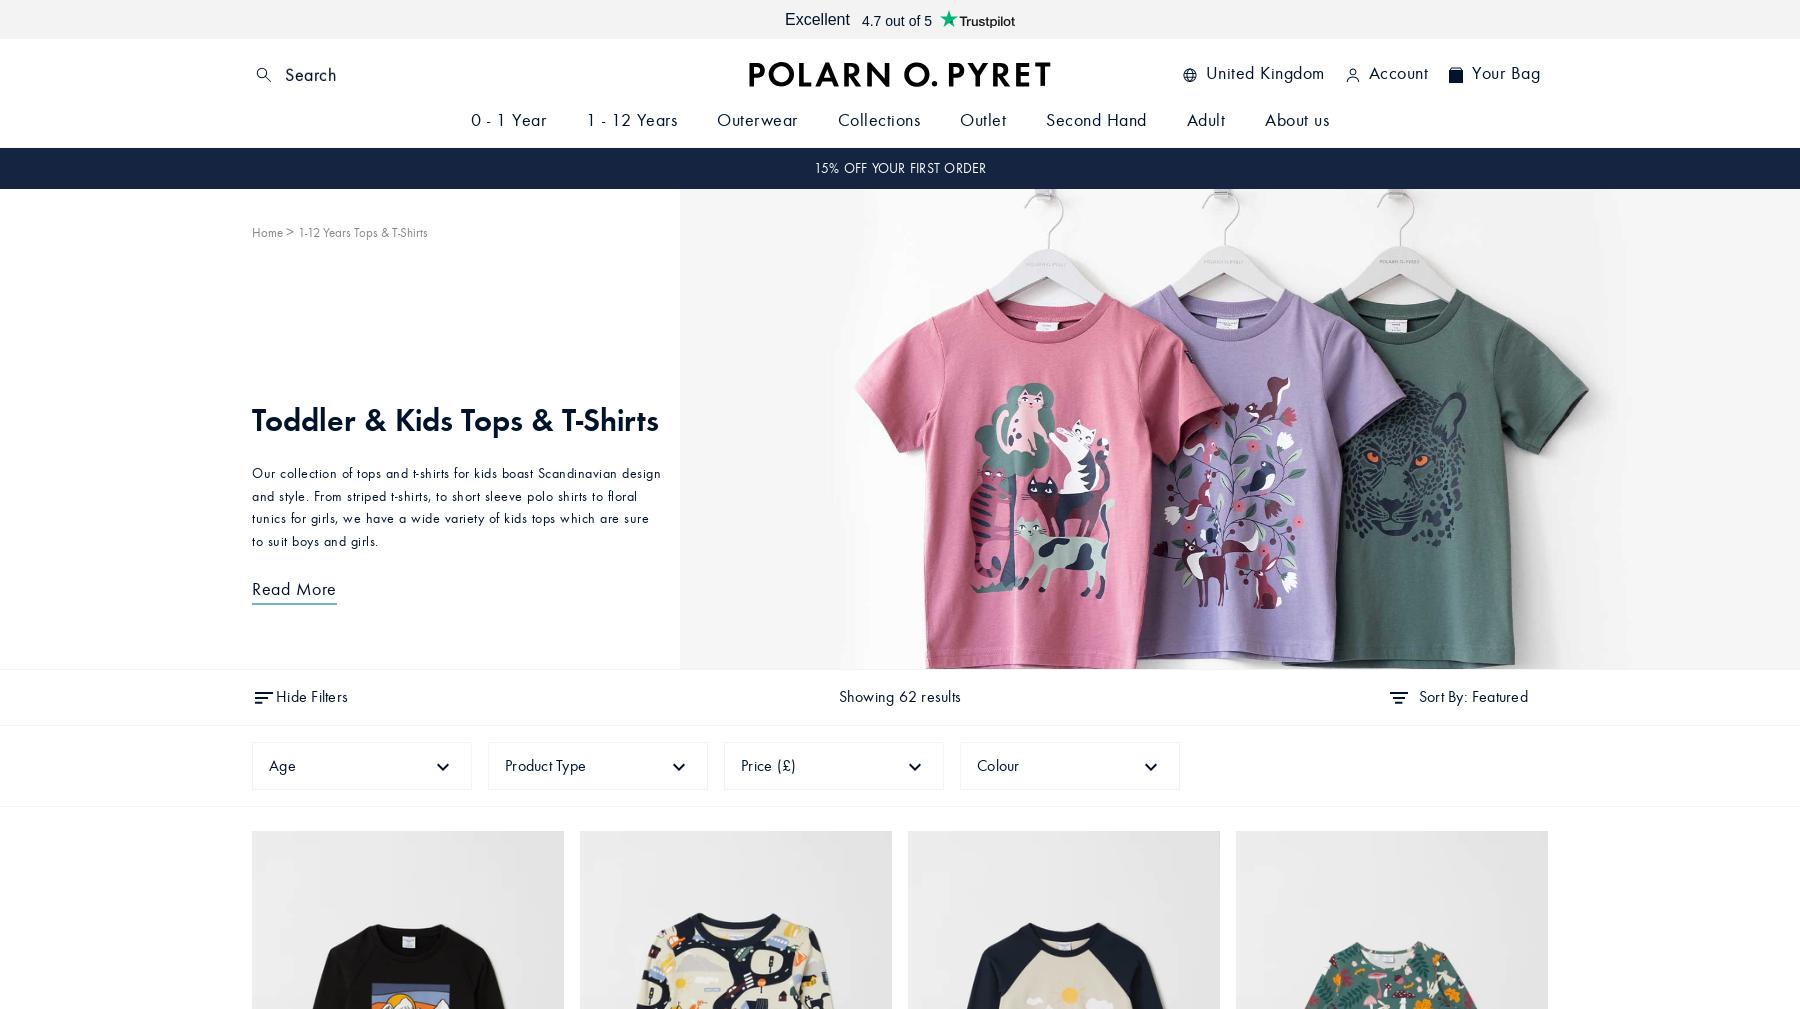 Image resolution: width=1800 pixels, height=1009 pixels. Describe the element at coordinates (1264, 72) in the screenshot. I see `'United Kingdom'` at that location.